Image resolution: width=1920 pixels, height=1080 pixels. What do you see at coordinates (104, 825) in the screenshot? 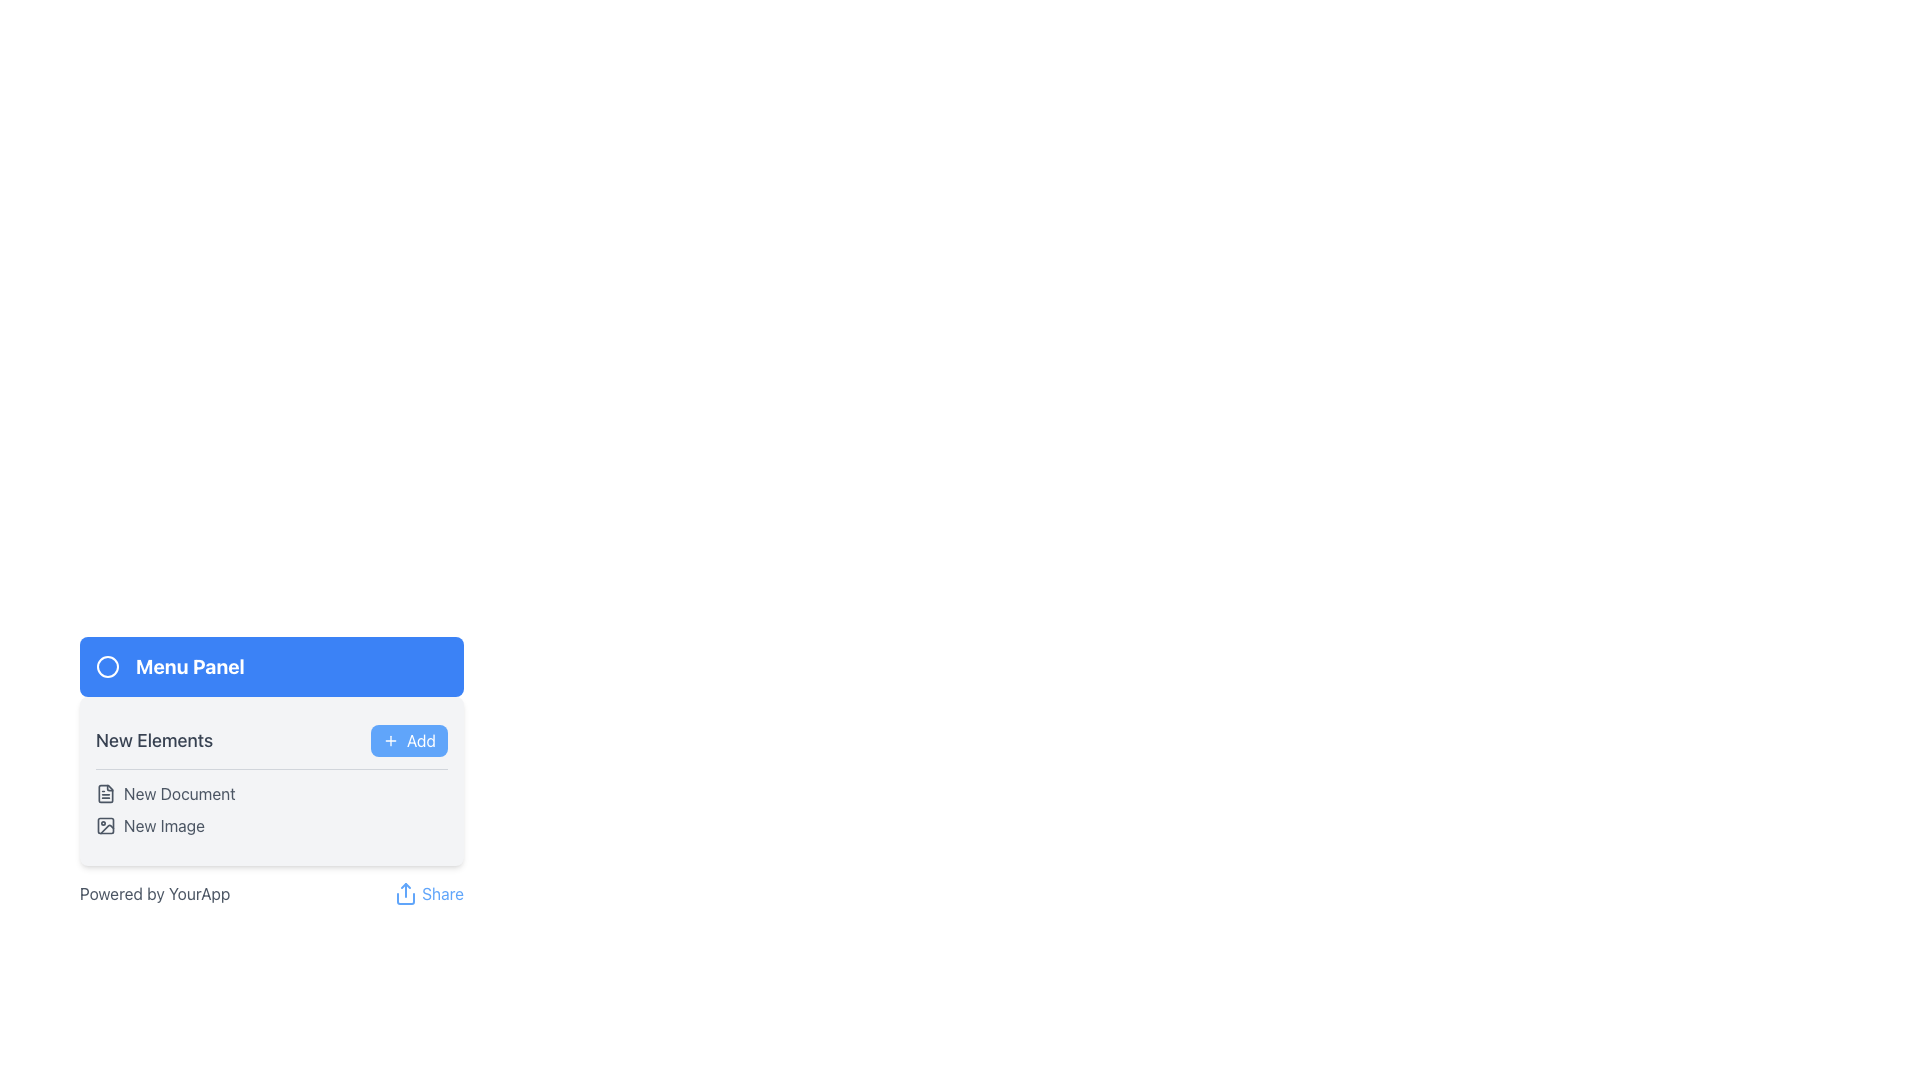
I see `the primary rectangular background of the icon labeled 'New Image', which is located in the lower area of the interface` at bounding box center [104, 825].